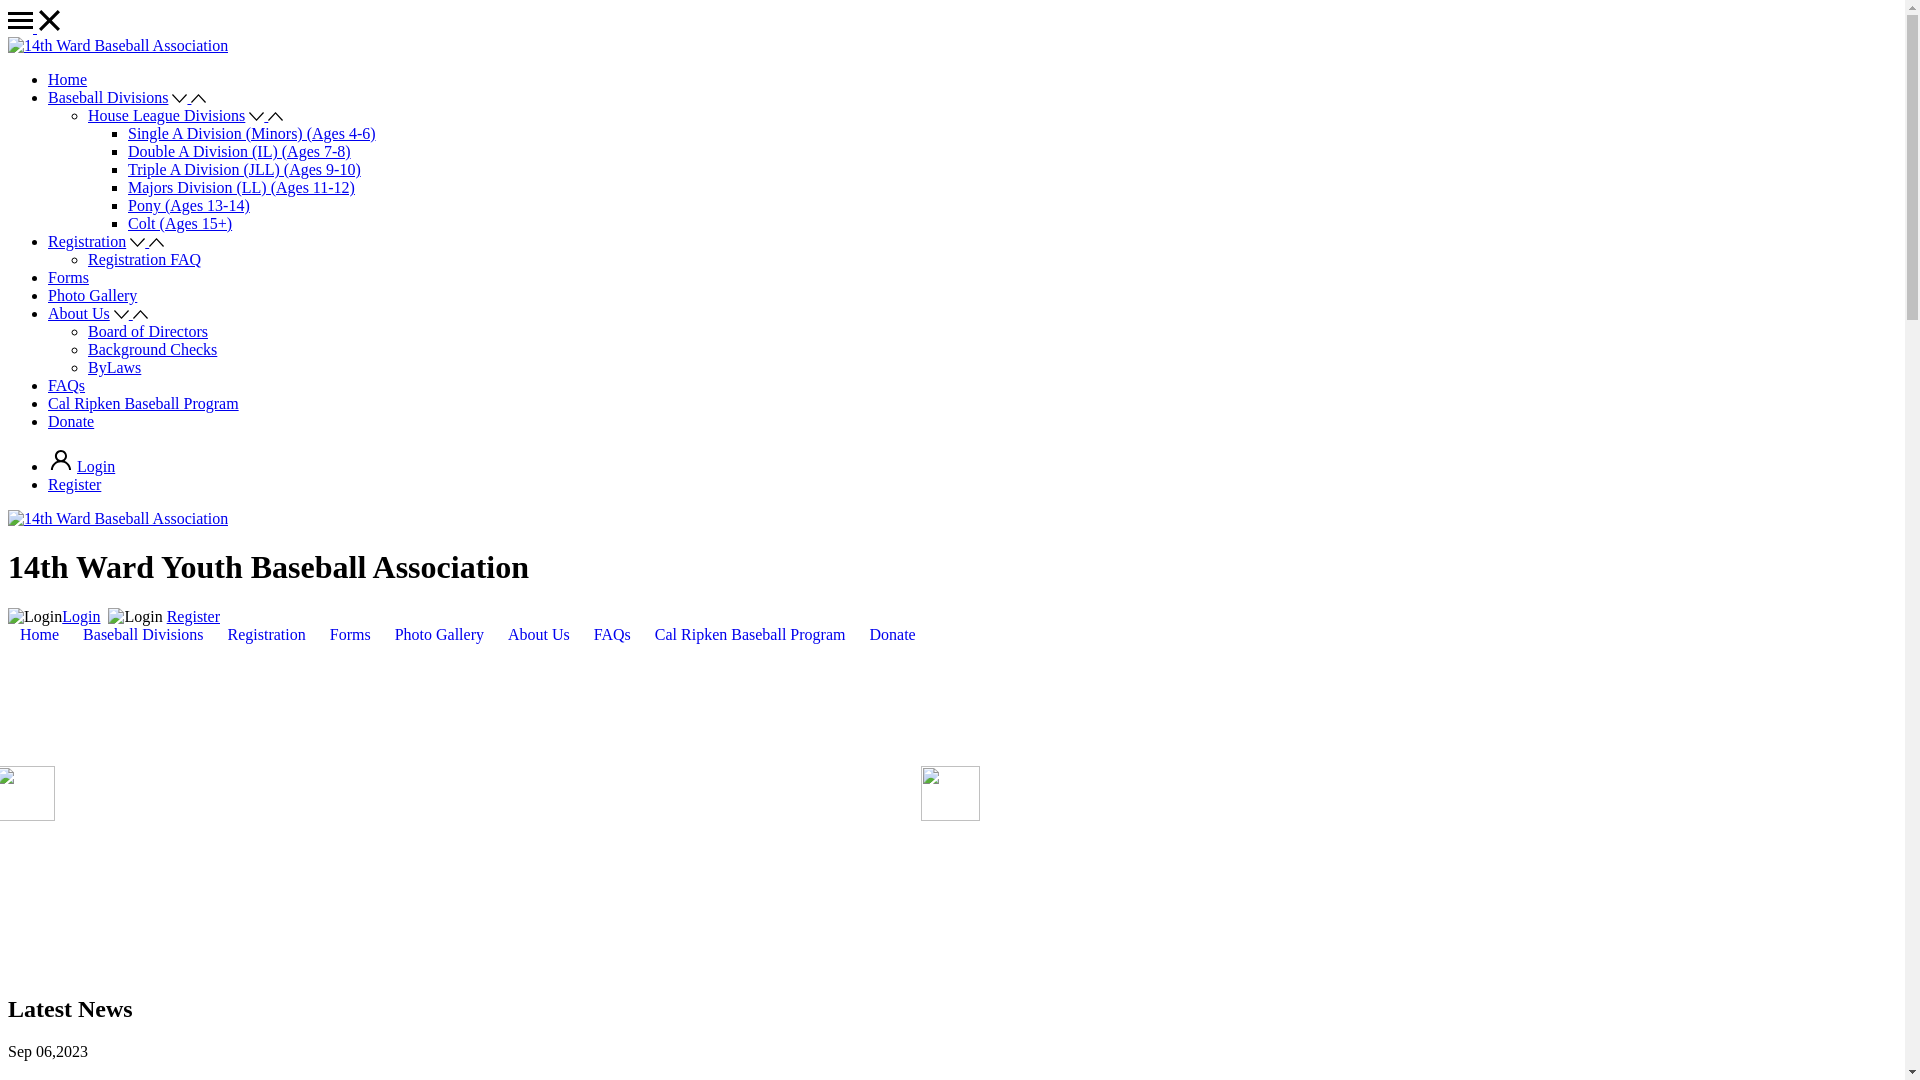 This screenshot has height=1080, width=1920. Describe the element at coordinates (74, 484) in the screenshot. I see `'Register'` at that location.